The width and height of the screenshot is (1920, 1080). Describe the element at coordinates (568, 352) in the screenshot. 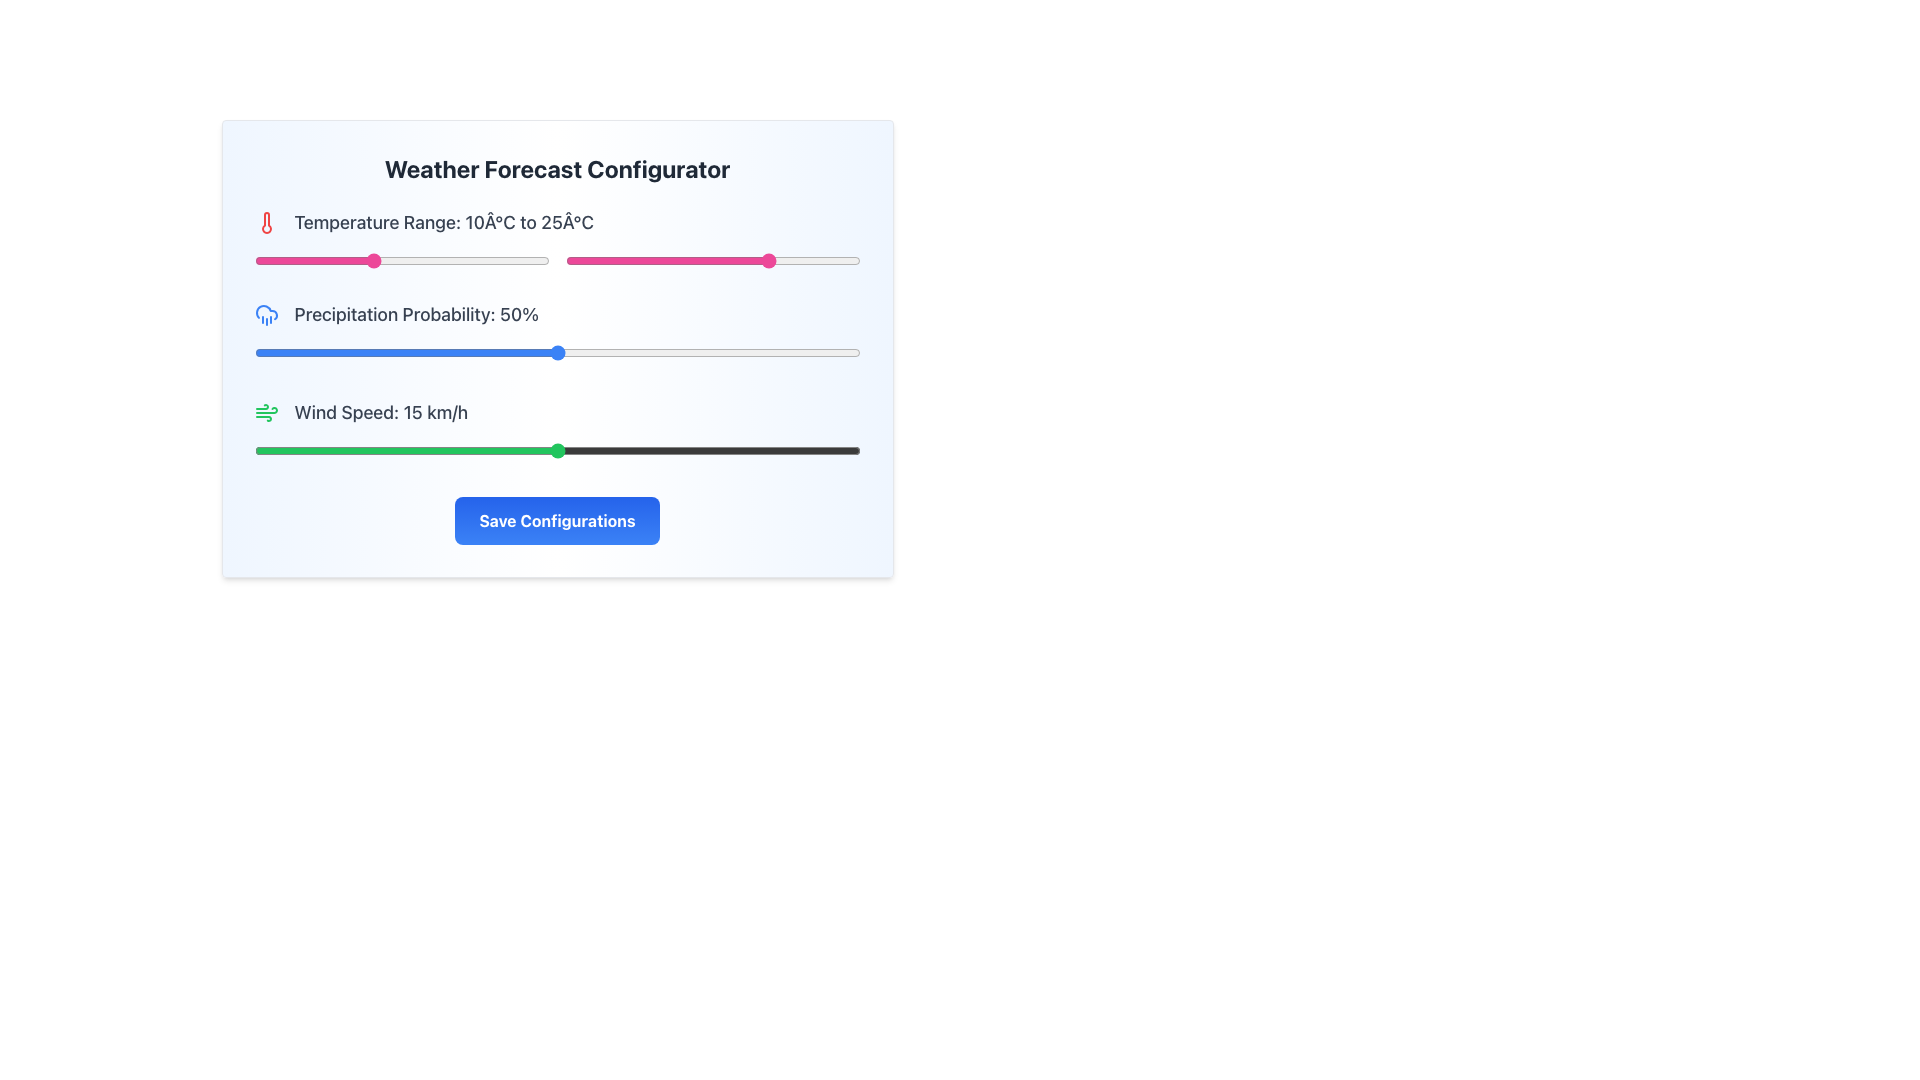

I see `precipitation probability` at that location.